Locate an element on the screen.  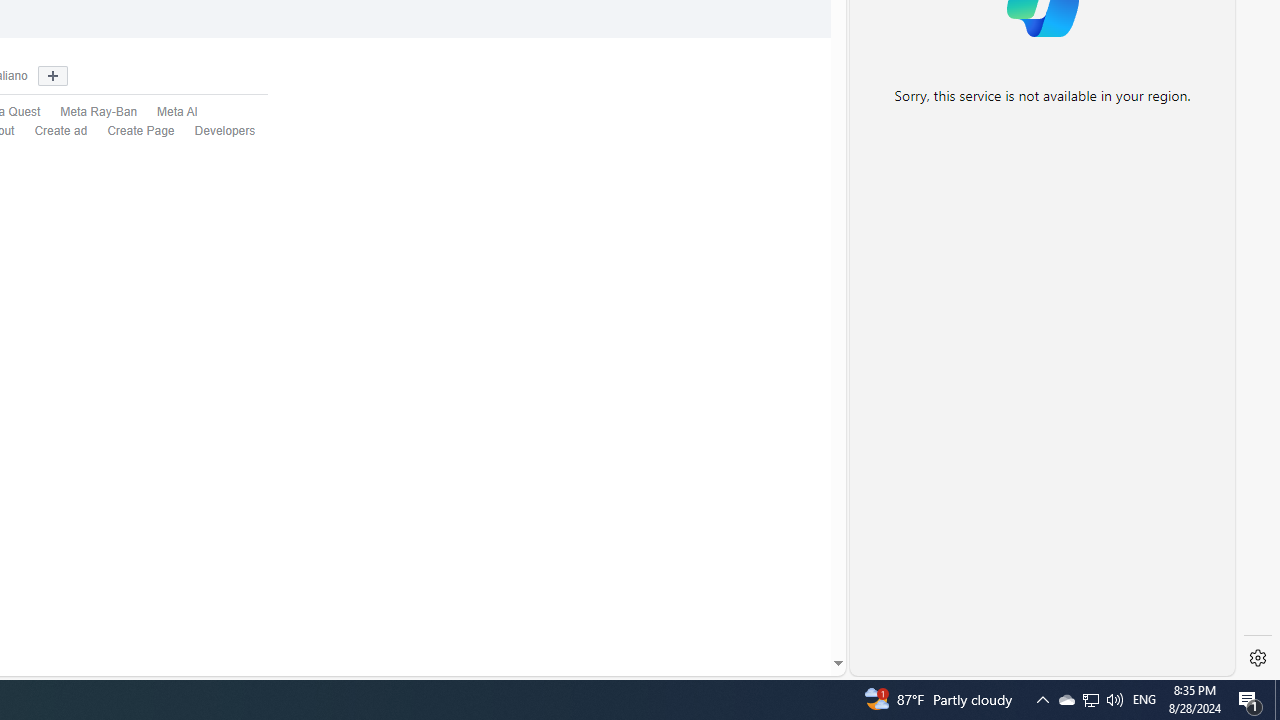
'Meta AI' is located at coordinates (167, 113).